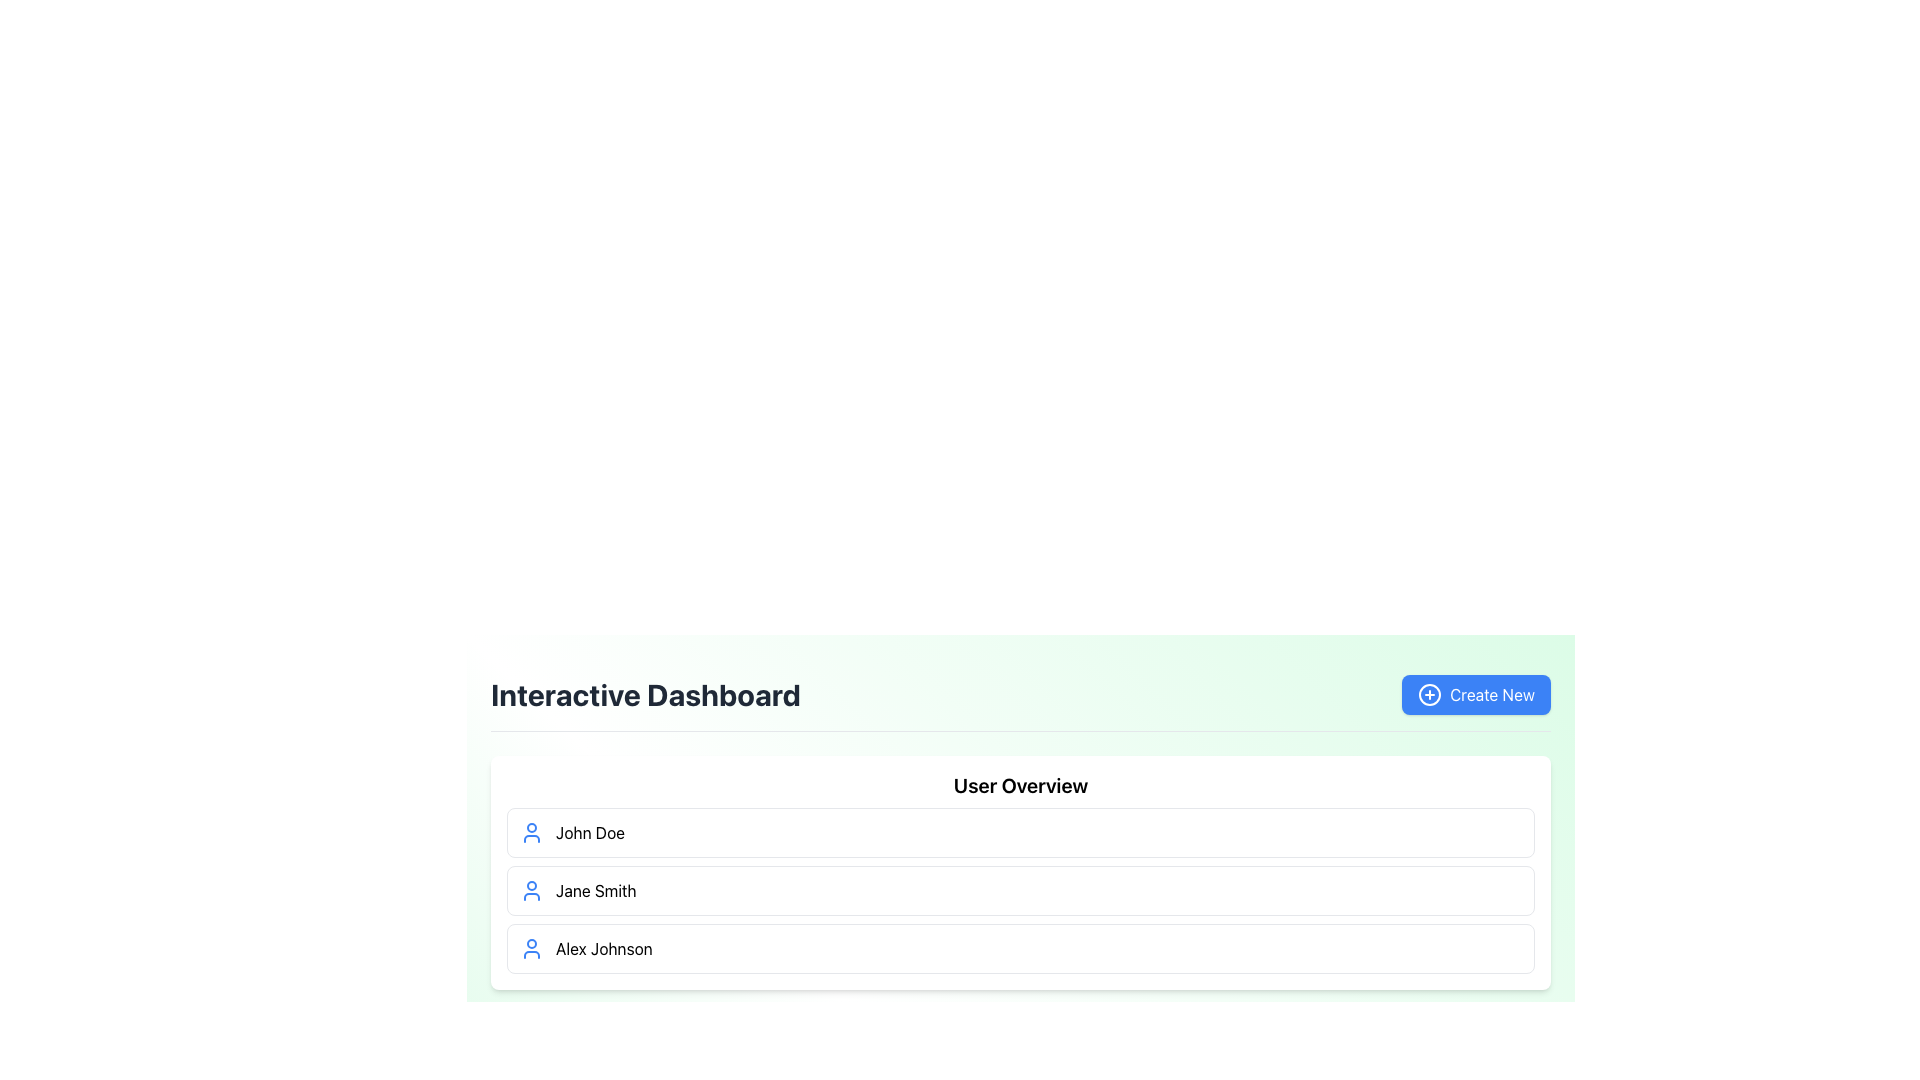 This screenshot has height=1080, width=1920. What do you see at coordinates (1021, 785) in the screenshot?
I see `the 'User Overview' text label, which is styled with a larger font and serves as a heading above the user list in a card layout` at bounding box center [1021, 785].